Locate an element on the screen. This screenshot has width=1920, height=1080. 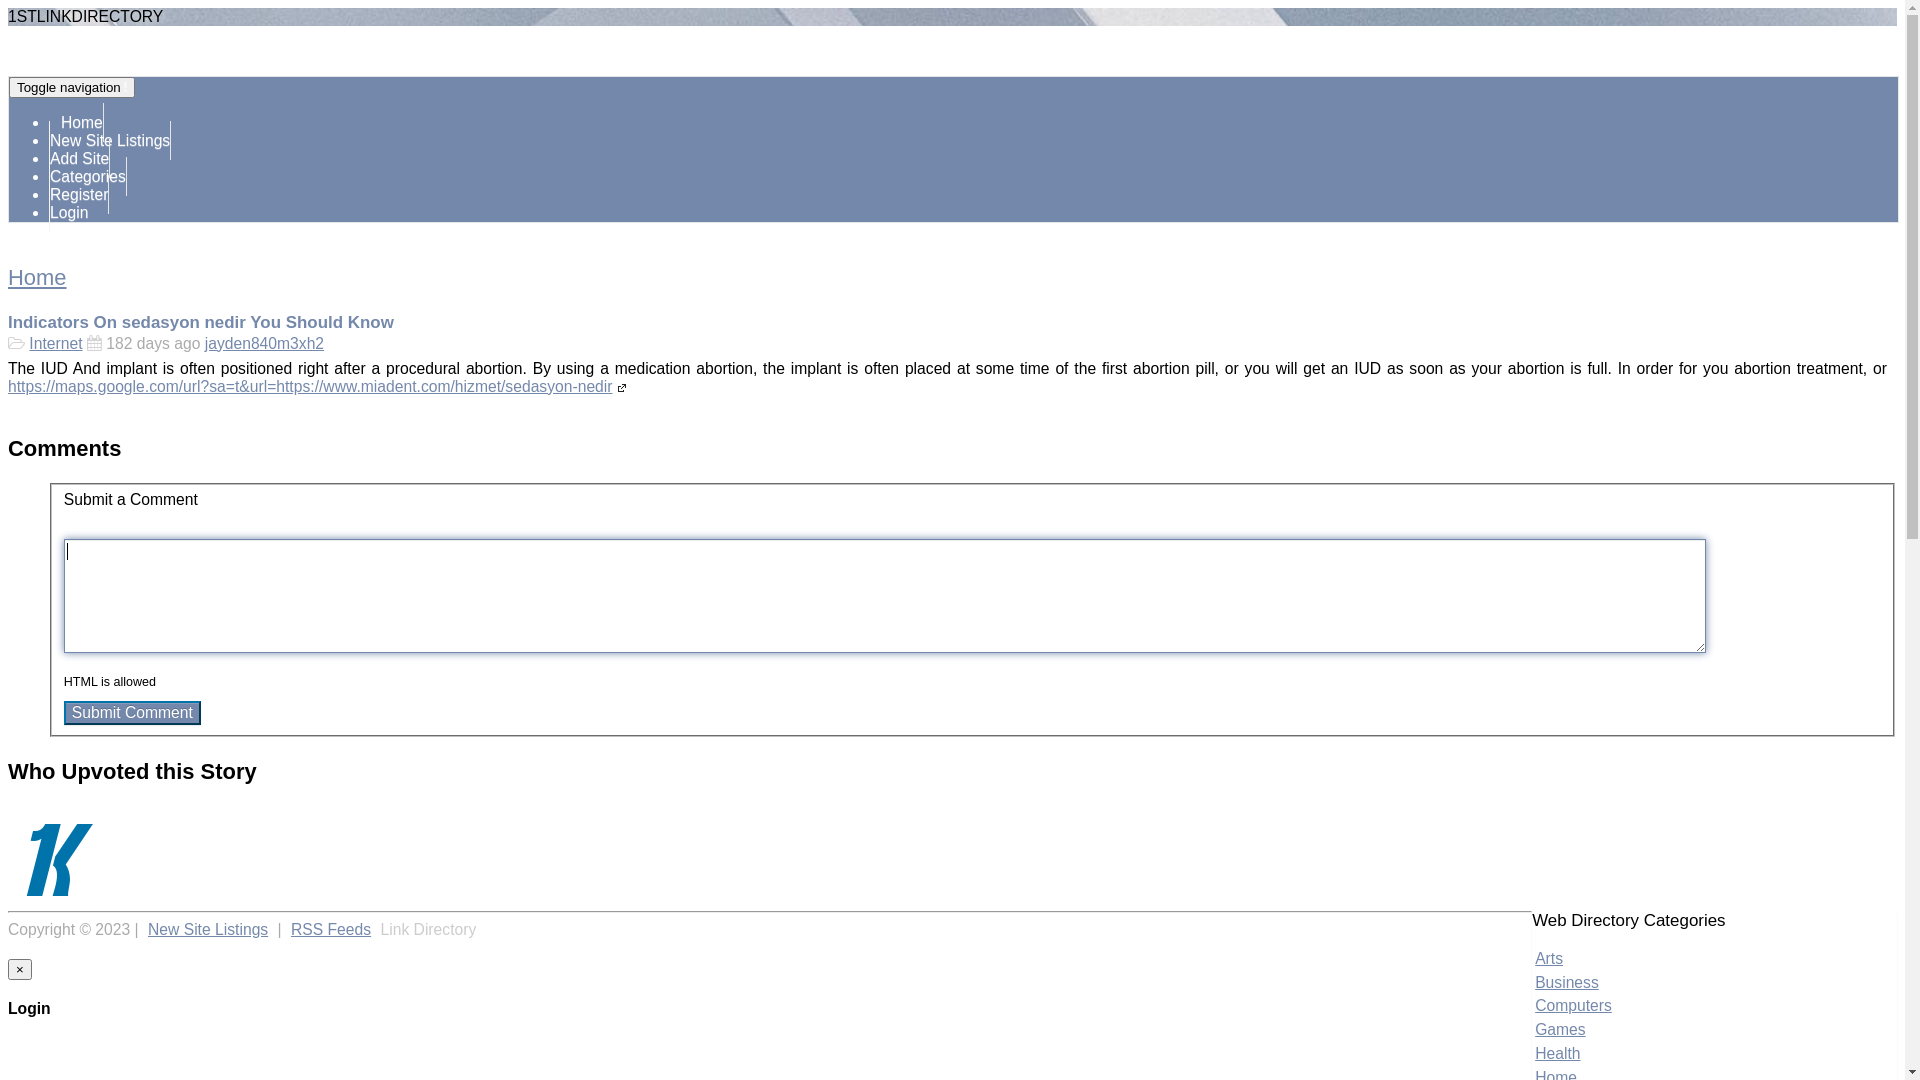
'Categories' is located at coordinates (86, 175).